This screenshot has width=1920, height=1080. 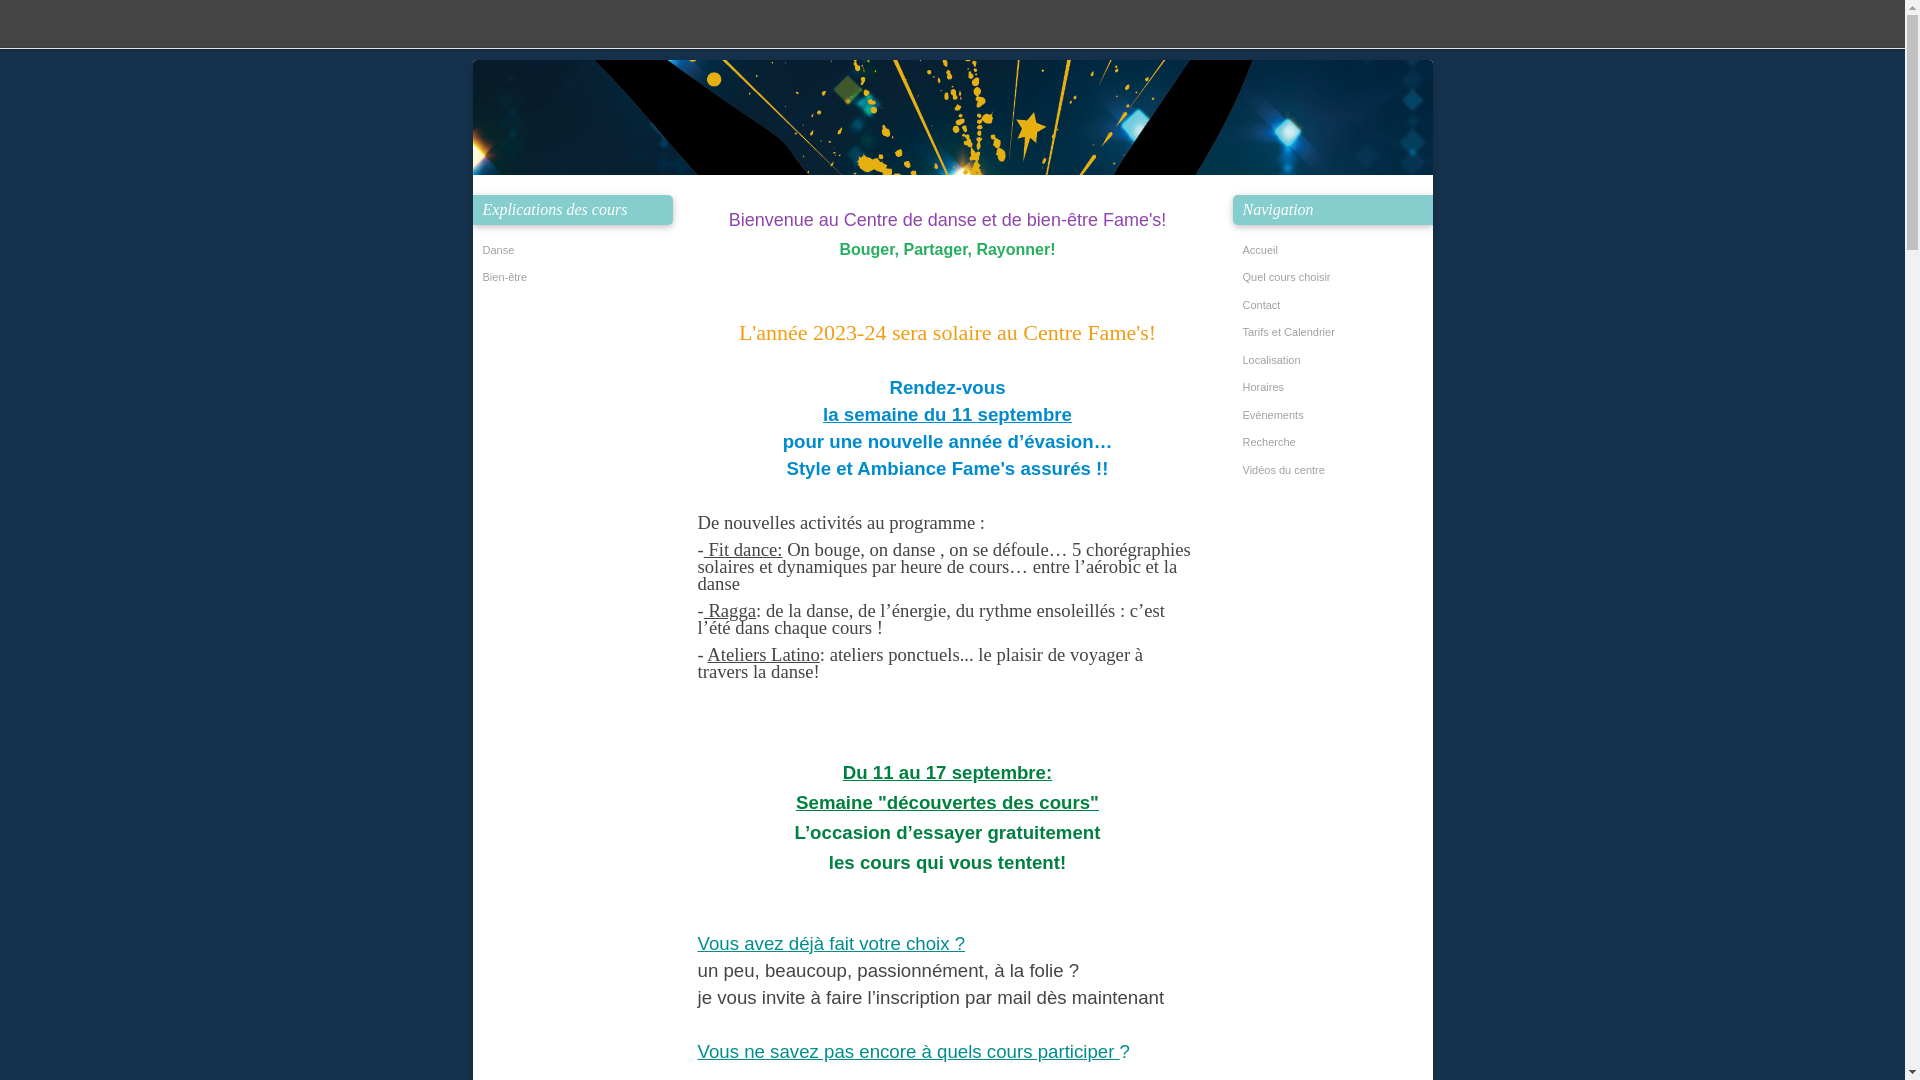 What do you see at coordinates (1335, 305) in the screenshot?
I see `'Contact'` at bounding box center [1335, 305].